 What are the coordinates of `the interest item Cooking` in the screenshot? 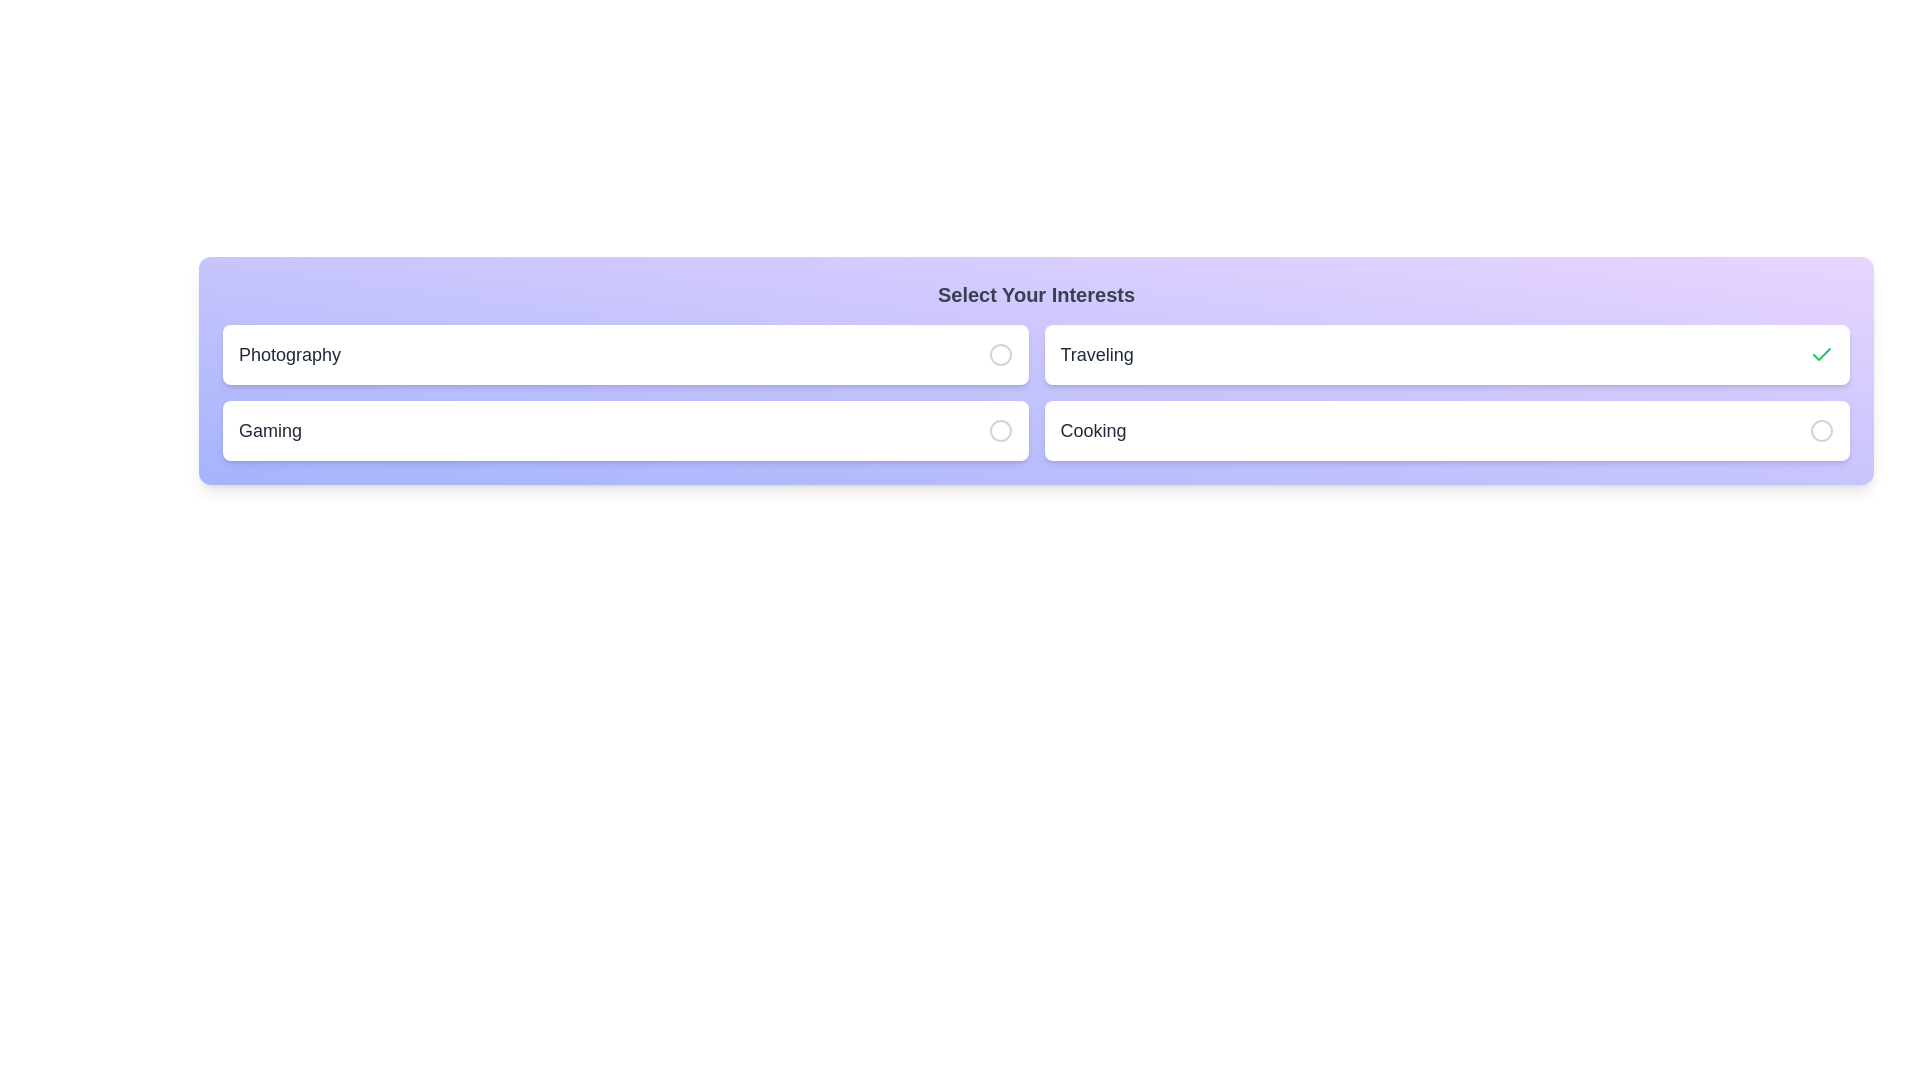 It's located at (1447, 430).